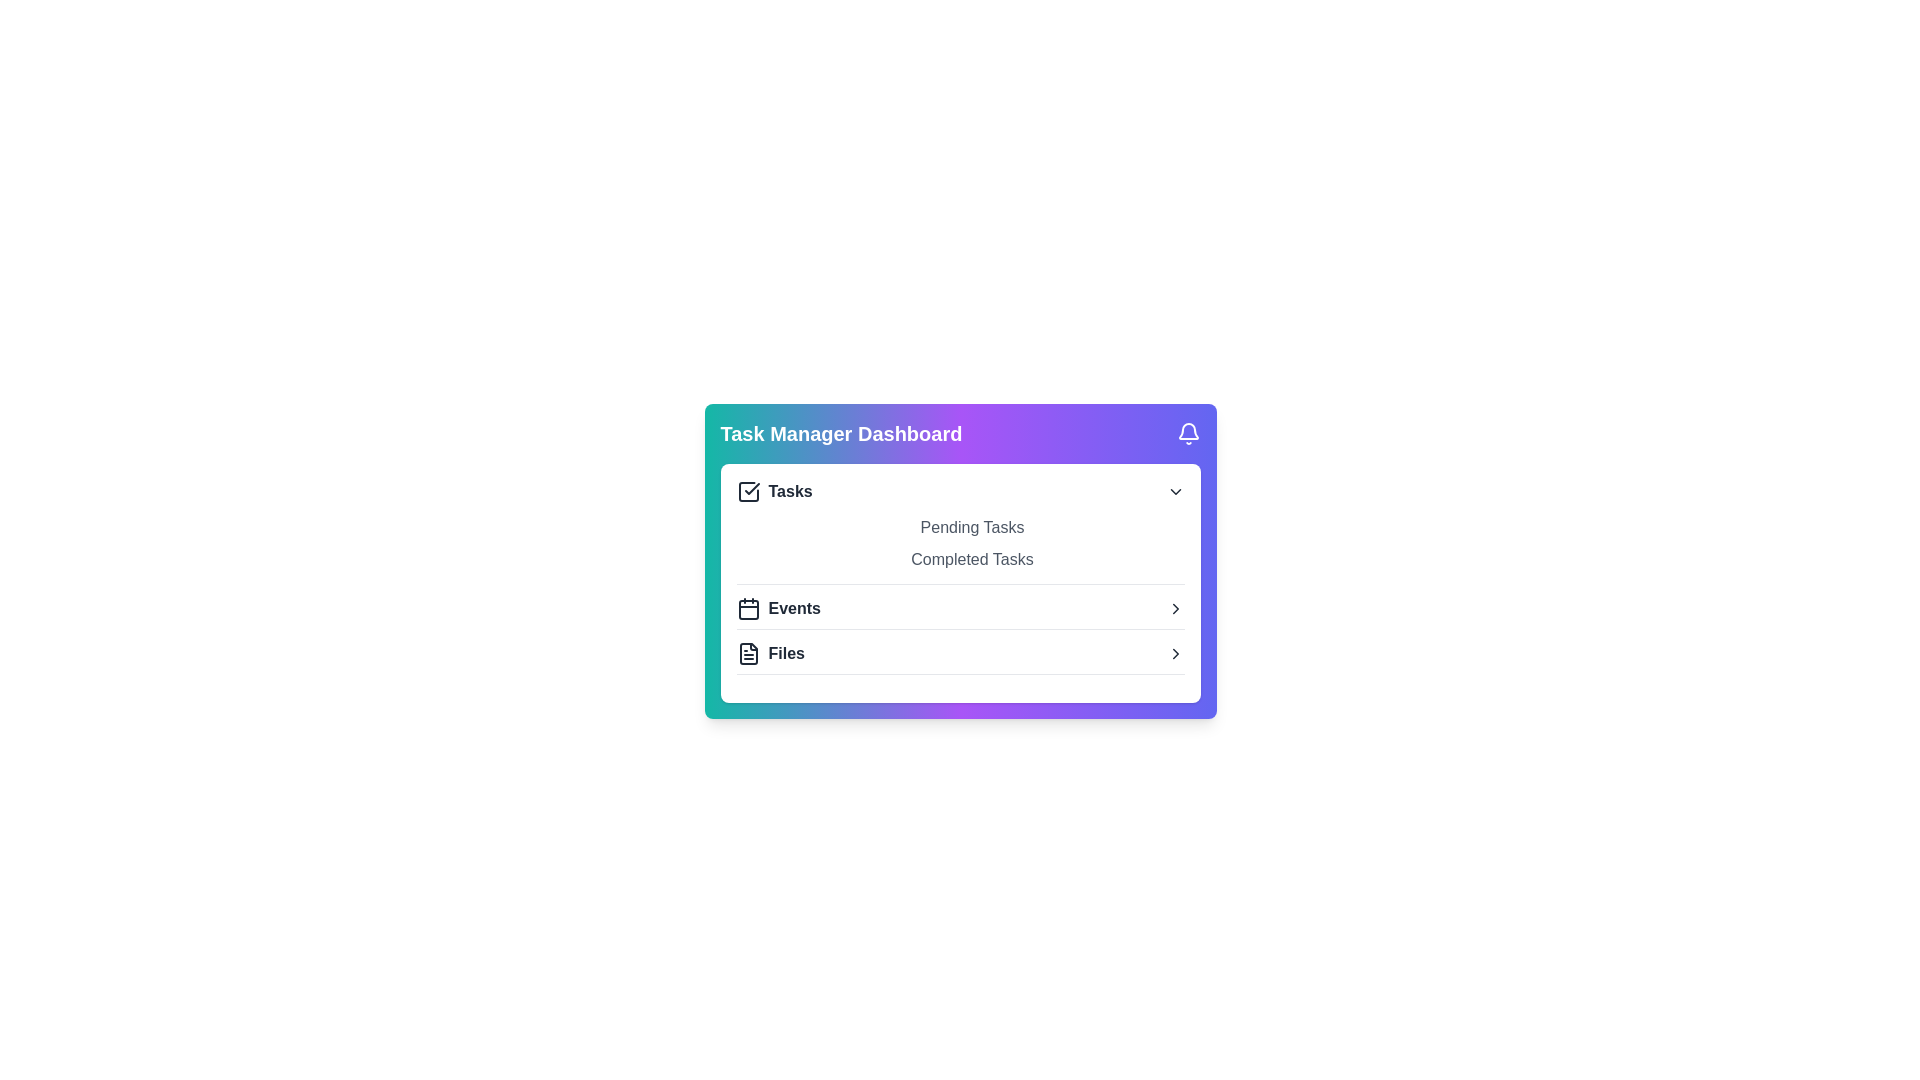 The image size is (1920, 1080). Describe the element at coordinates (773, 492) in the screenshot. I see `the 'Tasks' category text element located at the top of the list, to the left of the drop-down icon` at that location.